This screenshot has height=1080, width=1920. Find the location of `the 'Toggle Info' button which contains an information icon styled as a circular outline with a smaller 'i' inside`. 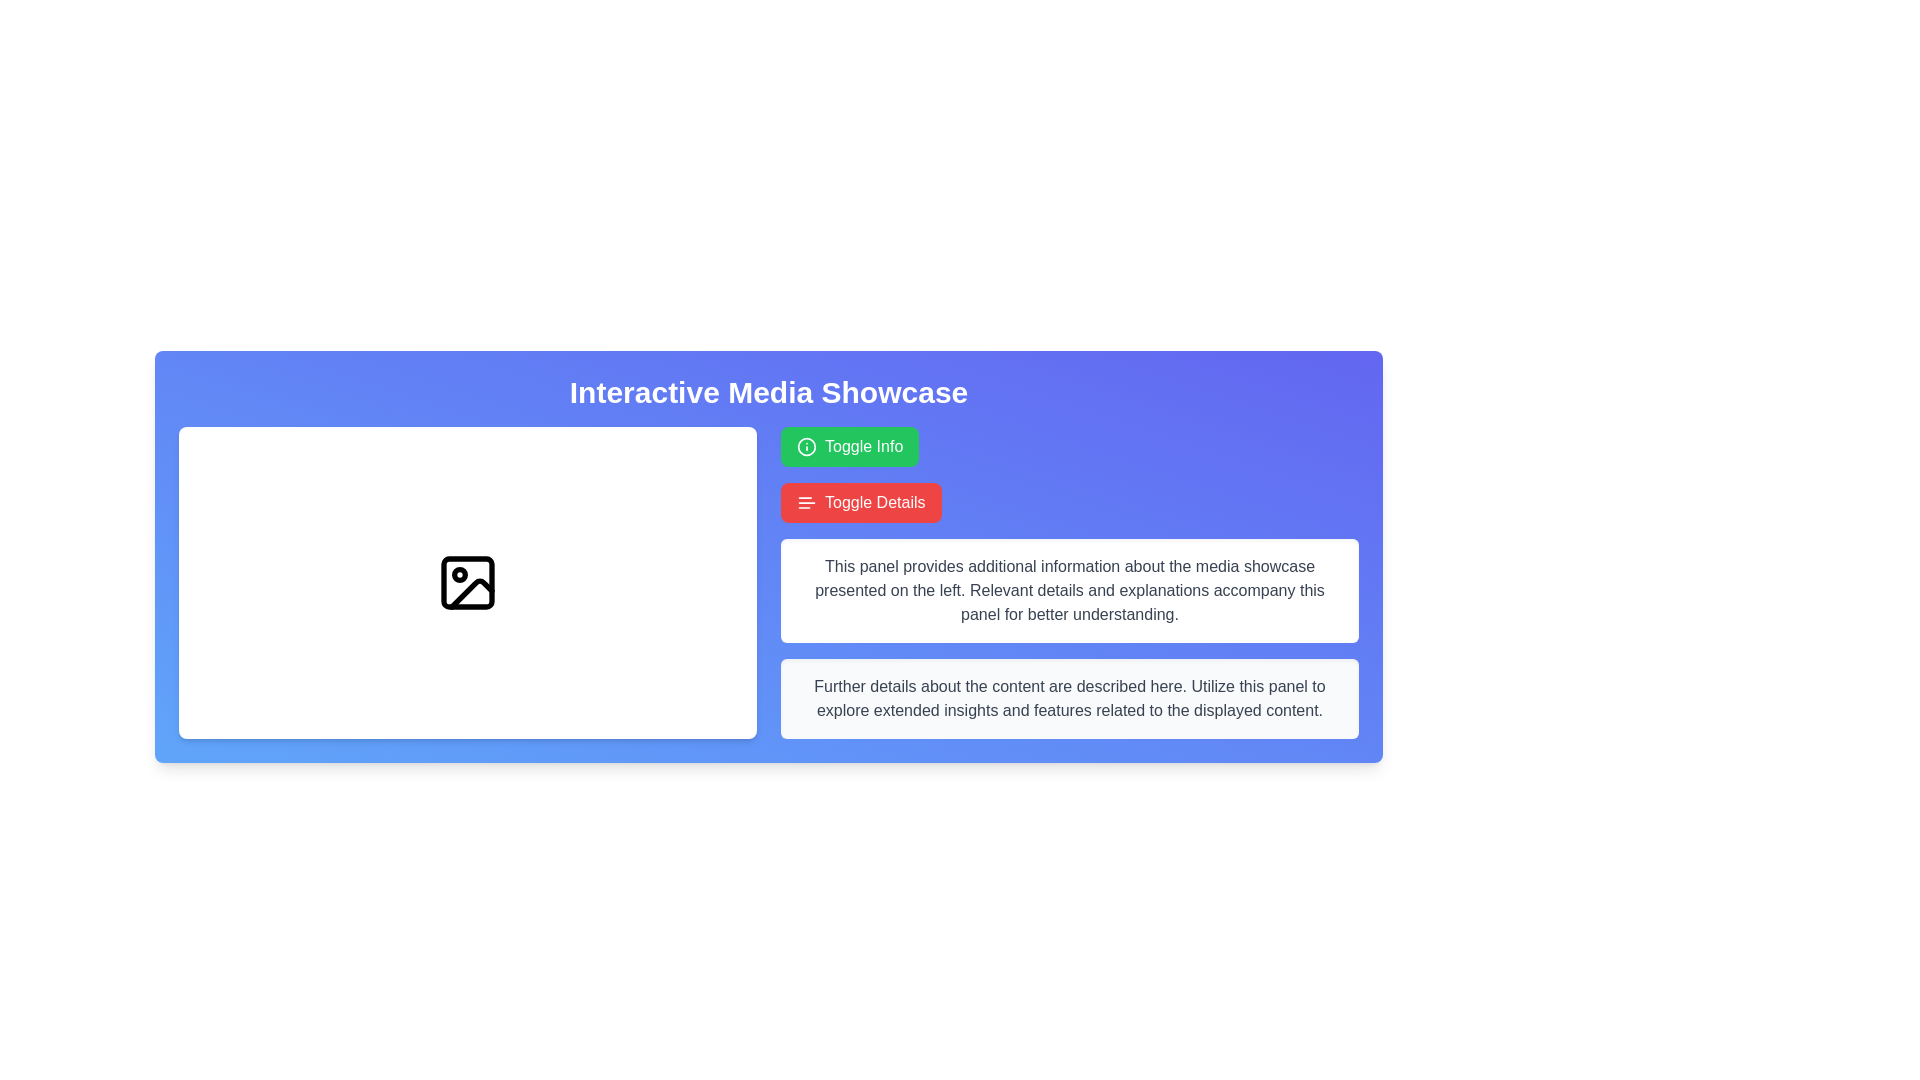

the 'Toggle Info' button which contains an information icon styled as a circular outline with a smaller 'i' inside is located at coordinates (806, 446).